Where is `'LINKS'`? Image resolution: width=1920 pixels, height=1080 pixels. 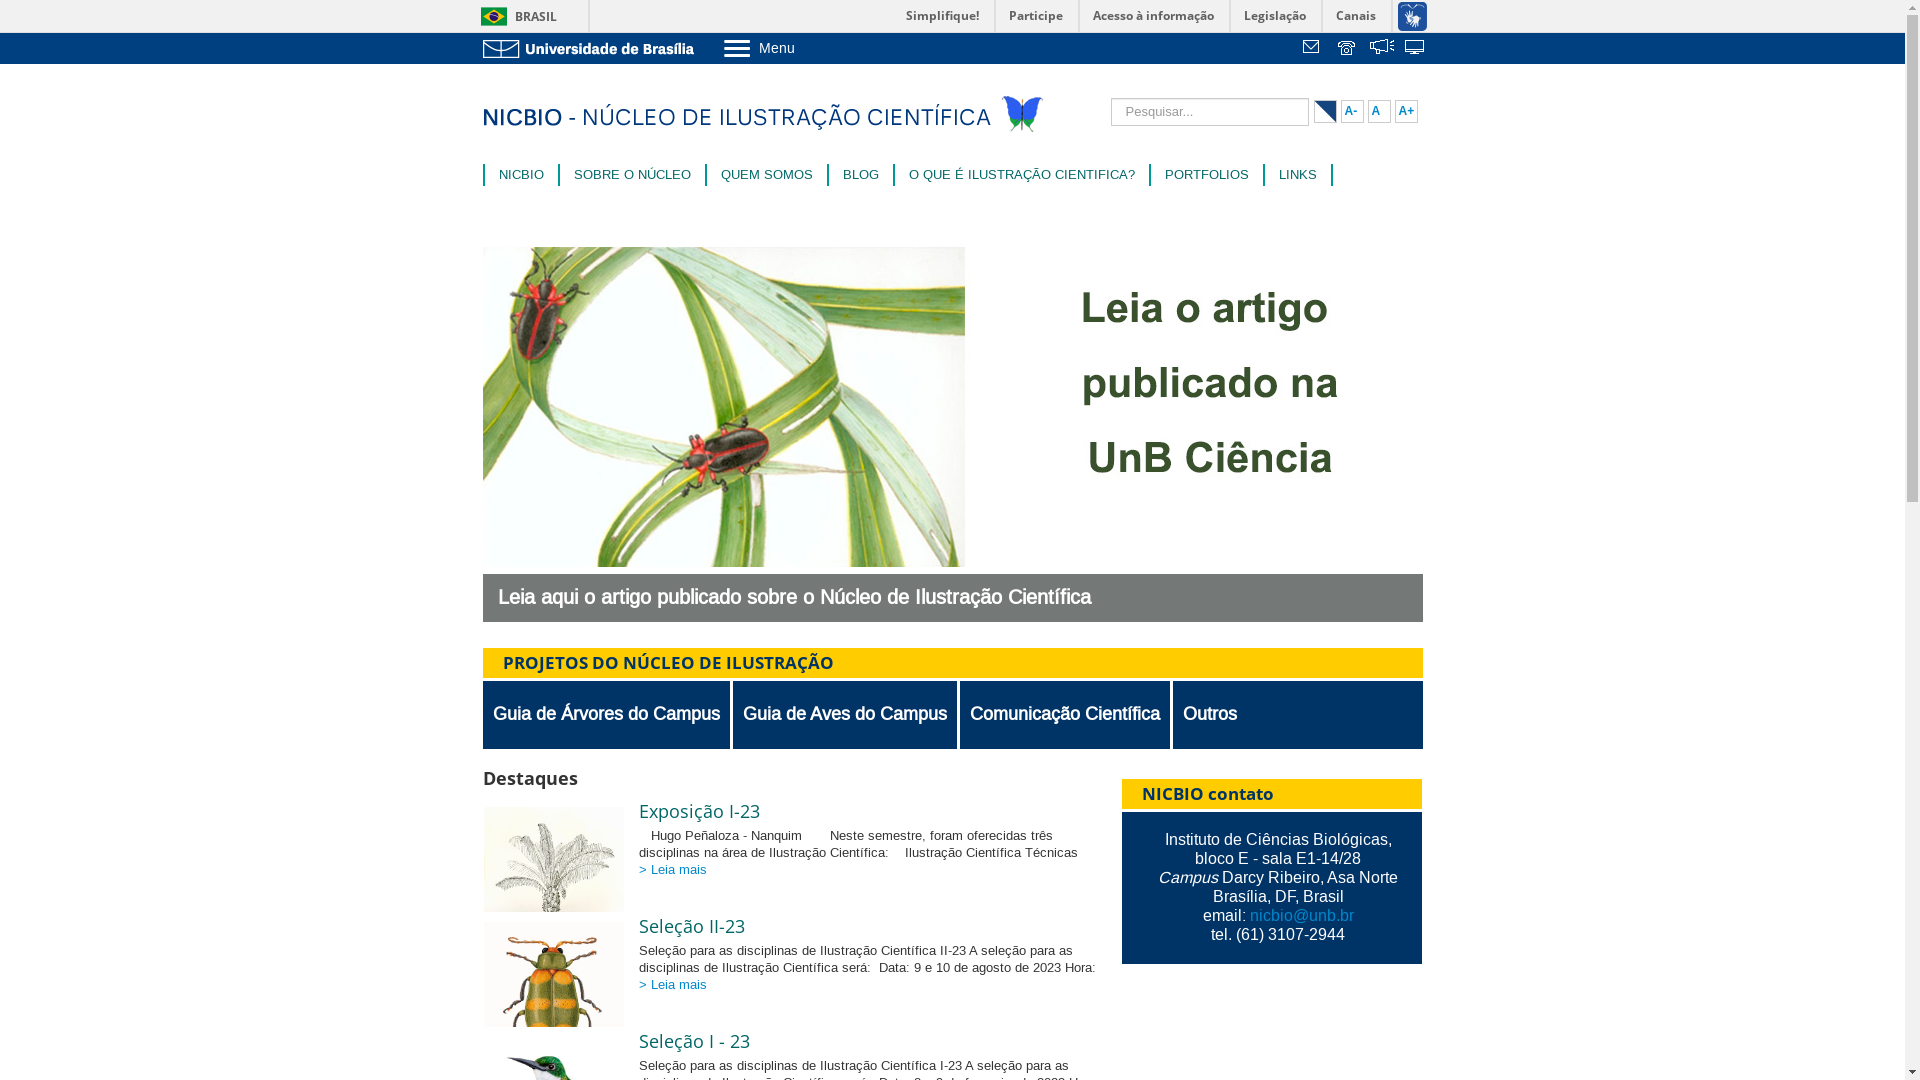 'LINKS' is located at coordinates (1262, 173).